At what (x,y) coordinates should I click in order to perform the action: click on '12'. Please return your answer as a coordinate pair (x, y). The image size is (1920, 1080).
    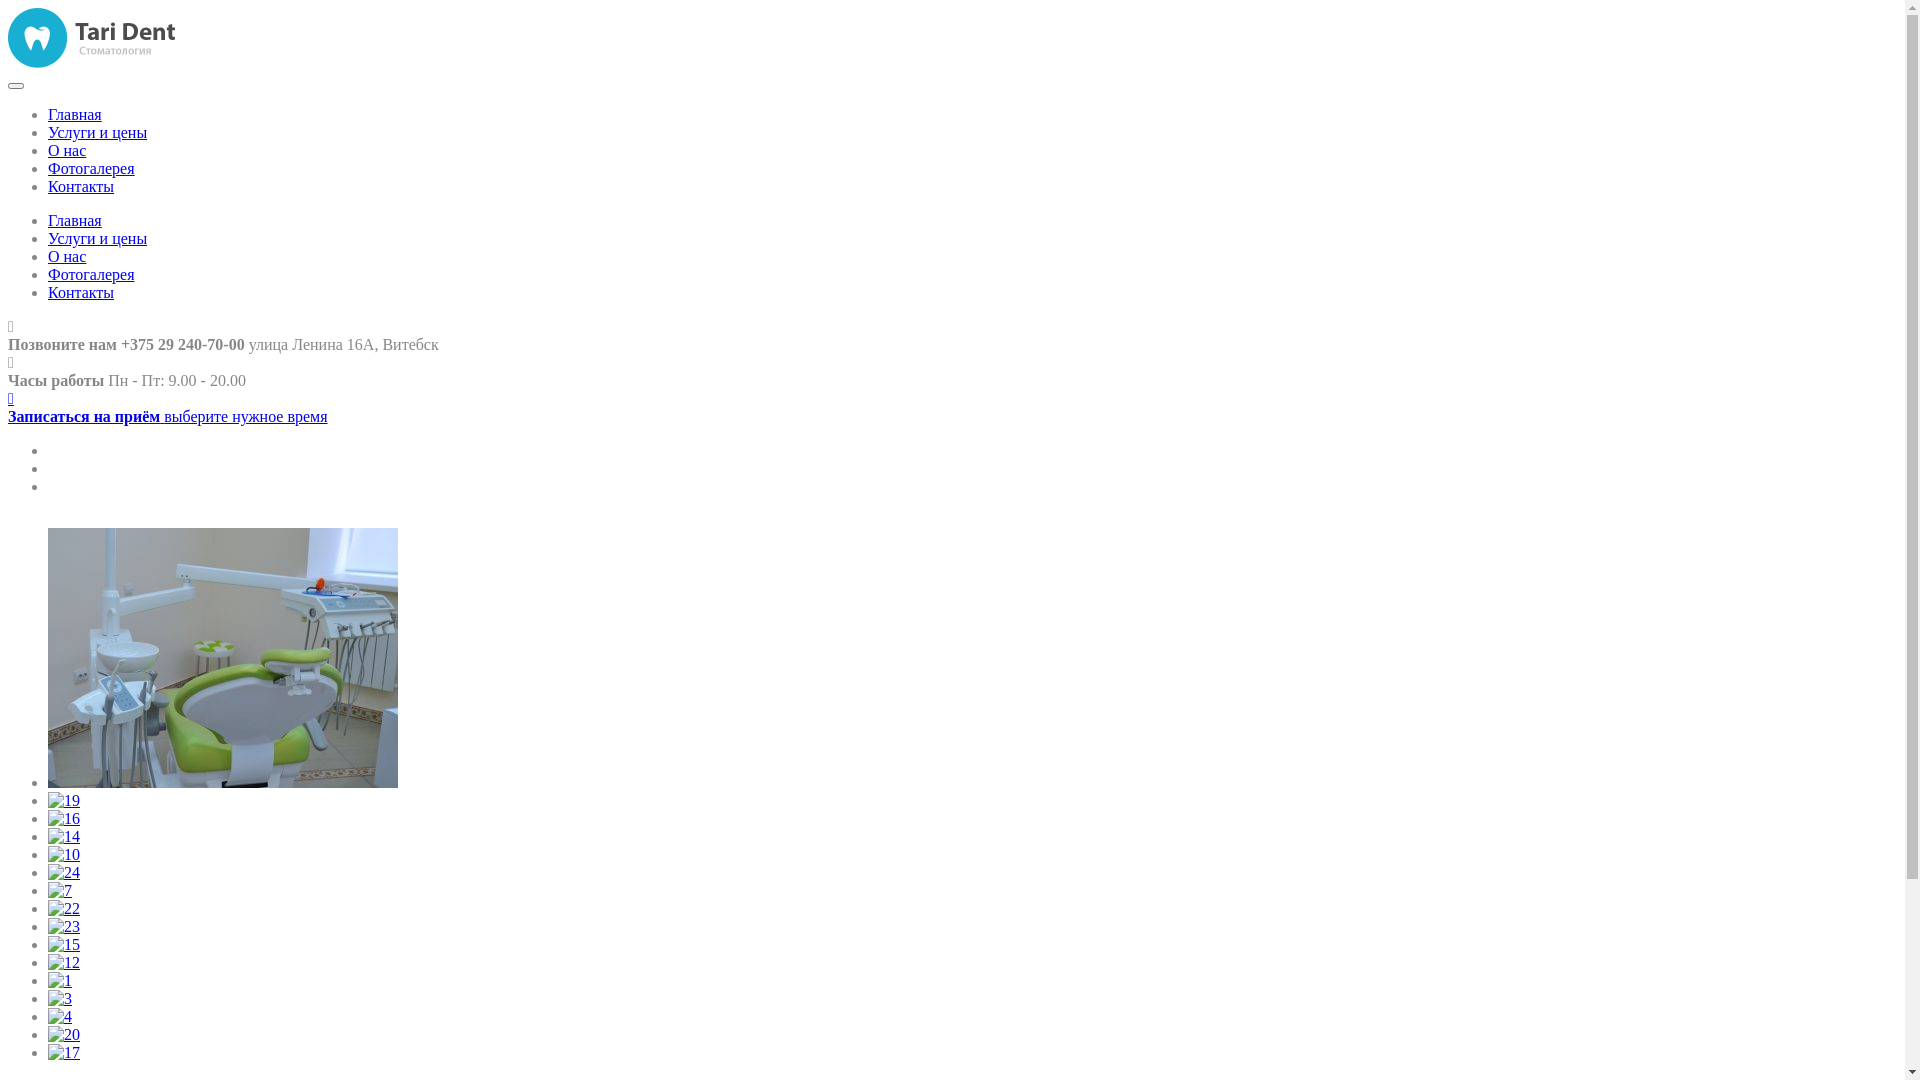
    Looking at the image, I should click on (63, 962).